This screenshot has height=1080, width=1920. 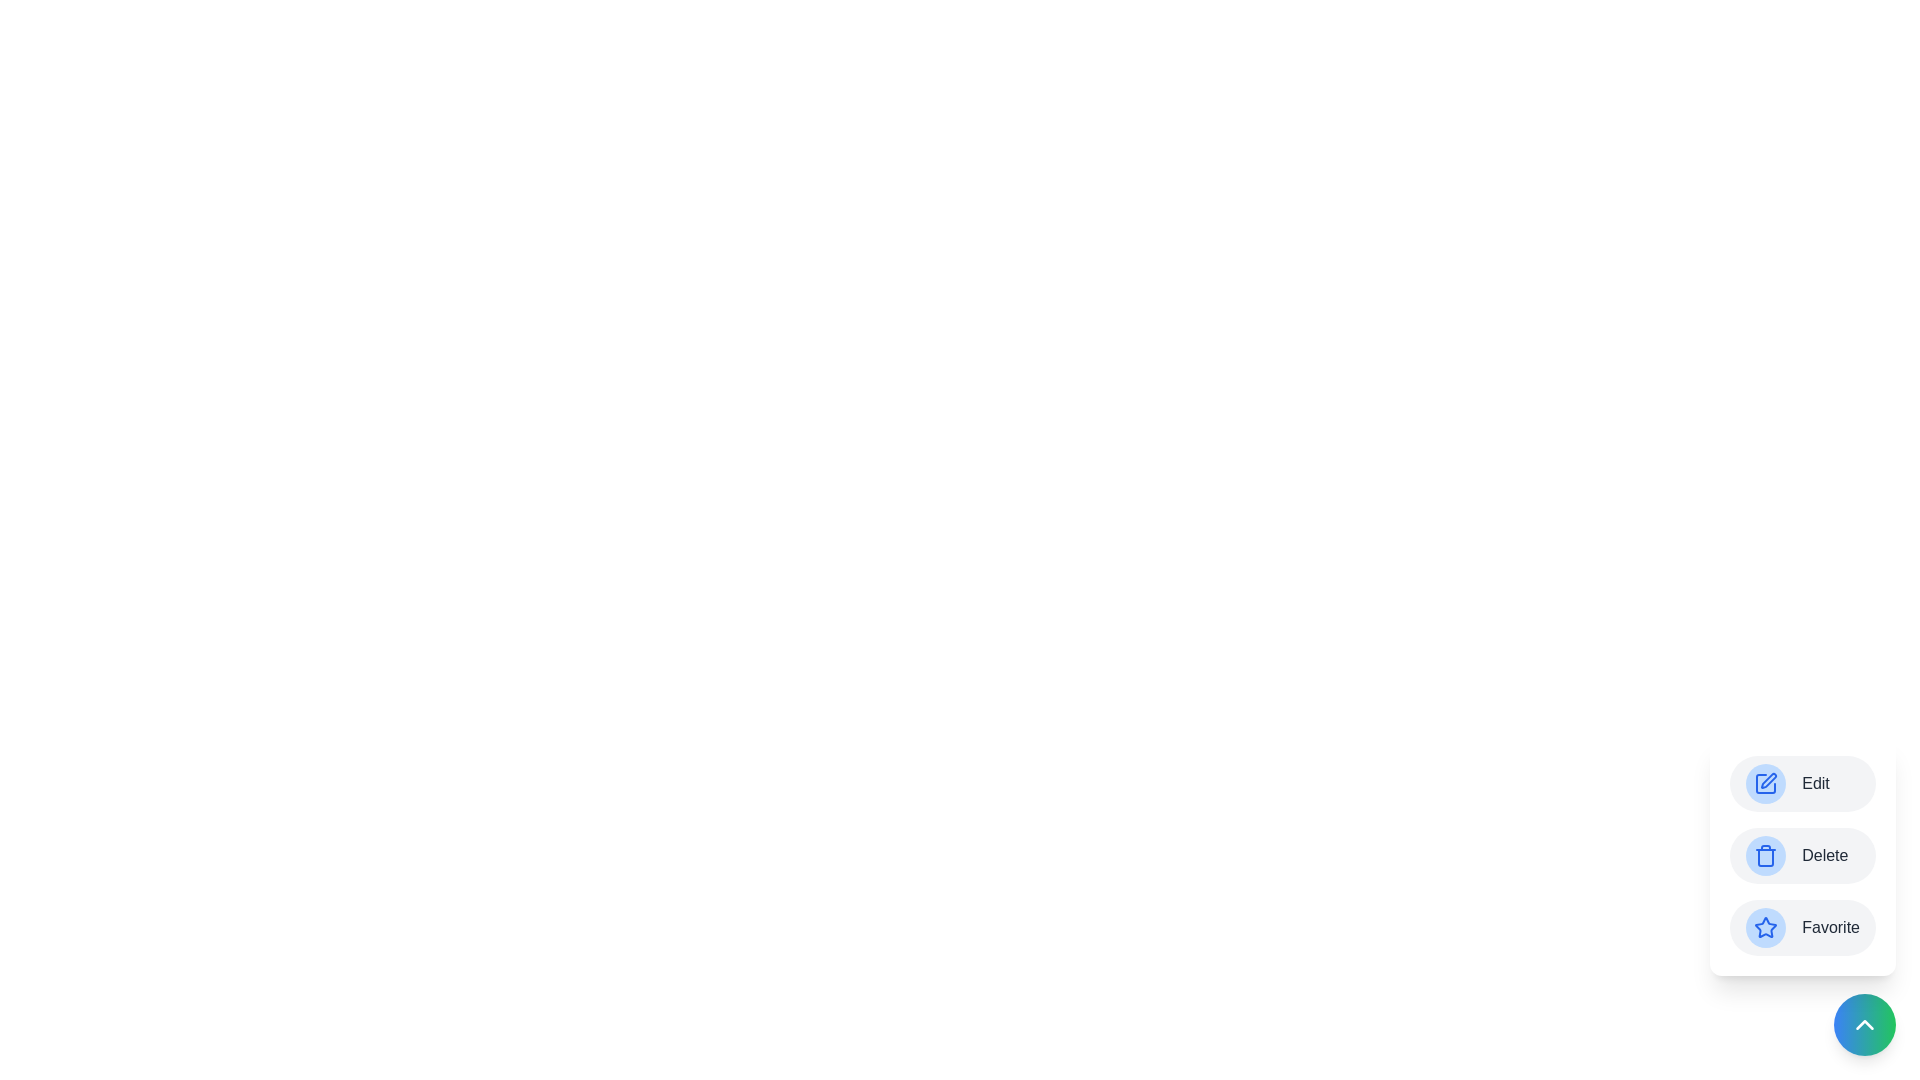 I want to click on the 'Edit' button to trigger its action, so click(x=1803, y=782).